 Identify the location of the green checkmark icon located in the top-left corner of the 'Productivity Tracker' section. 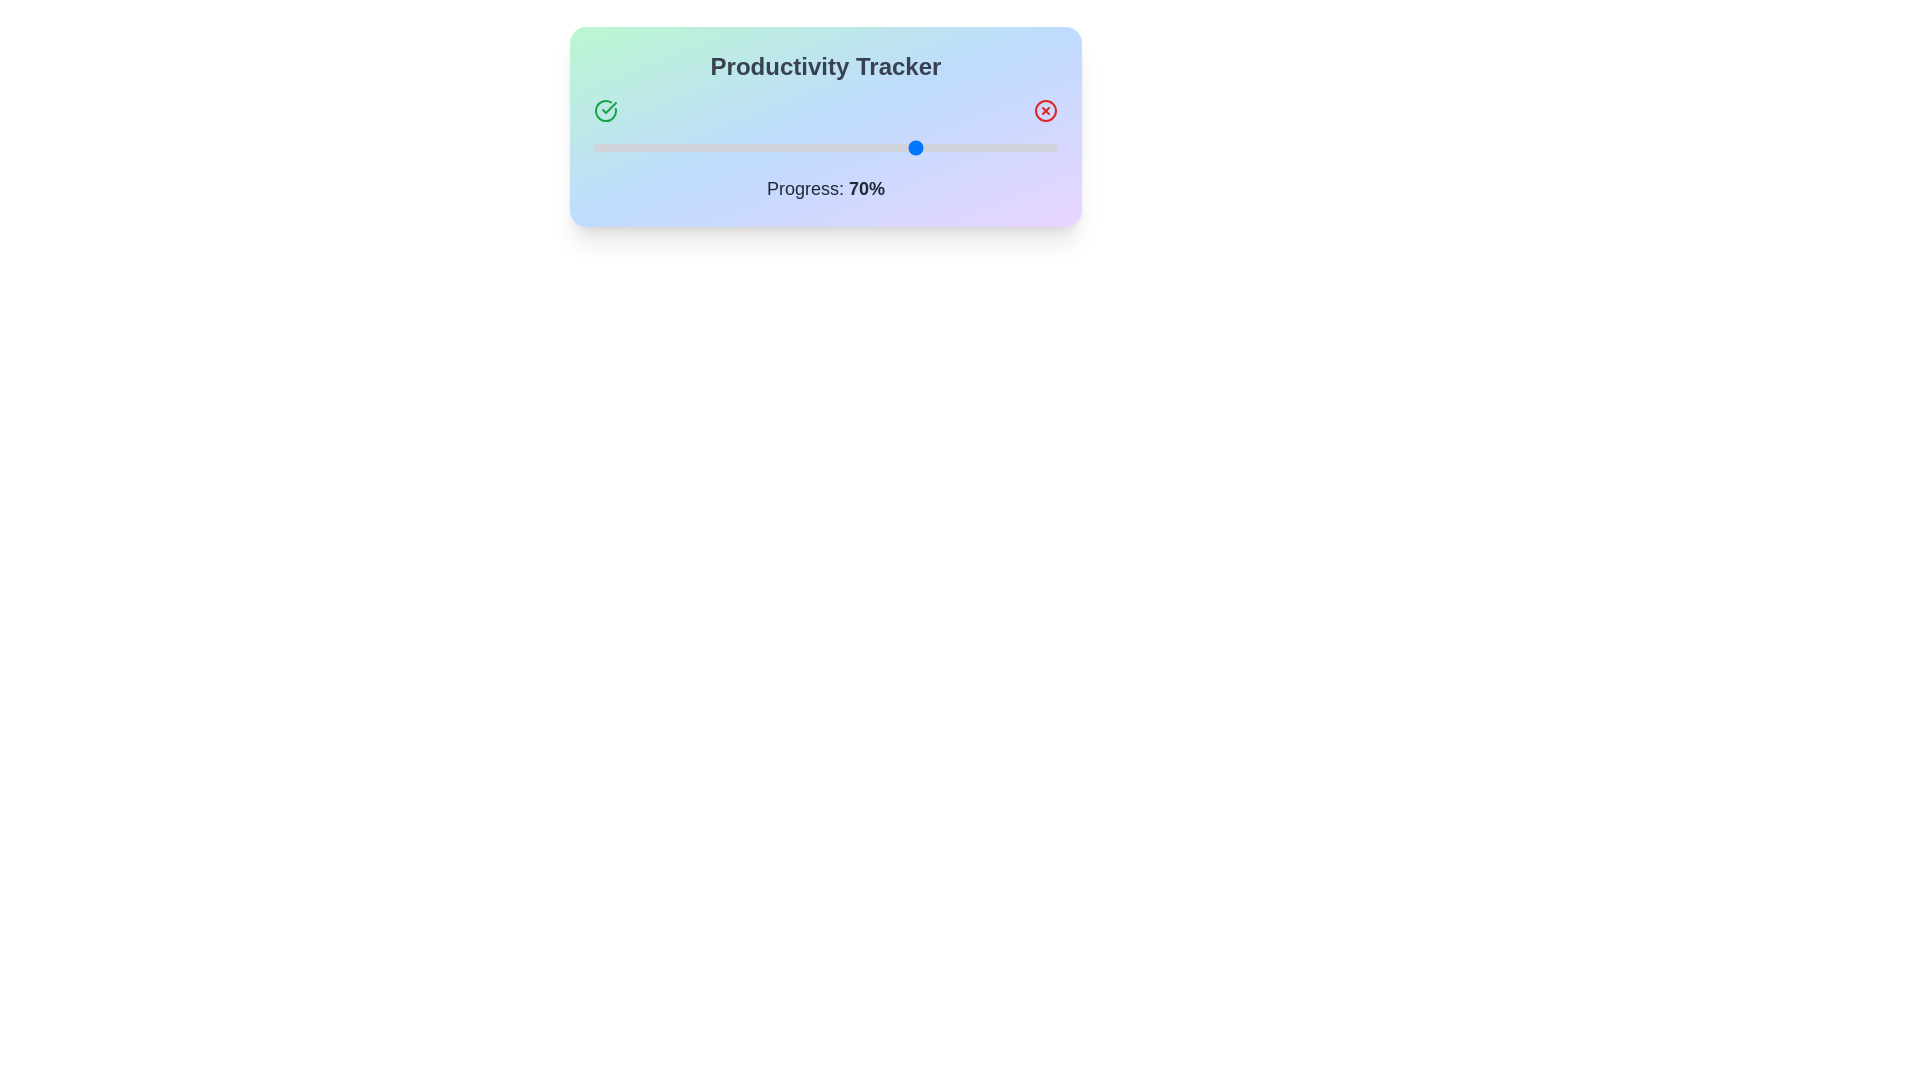
(604, 111).